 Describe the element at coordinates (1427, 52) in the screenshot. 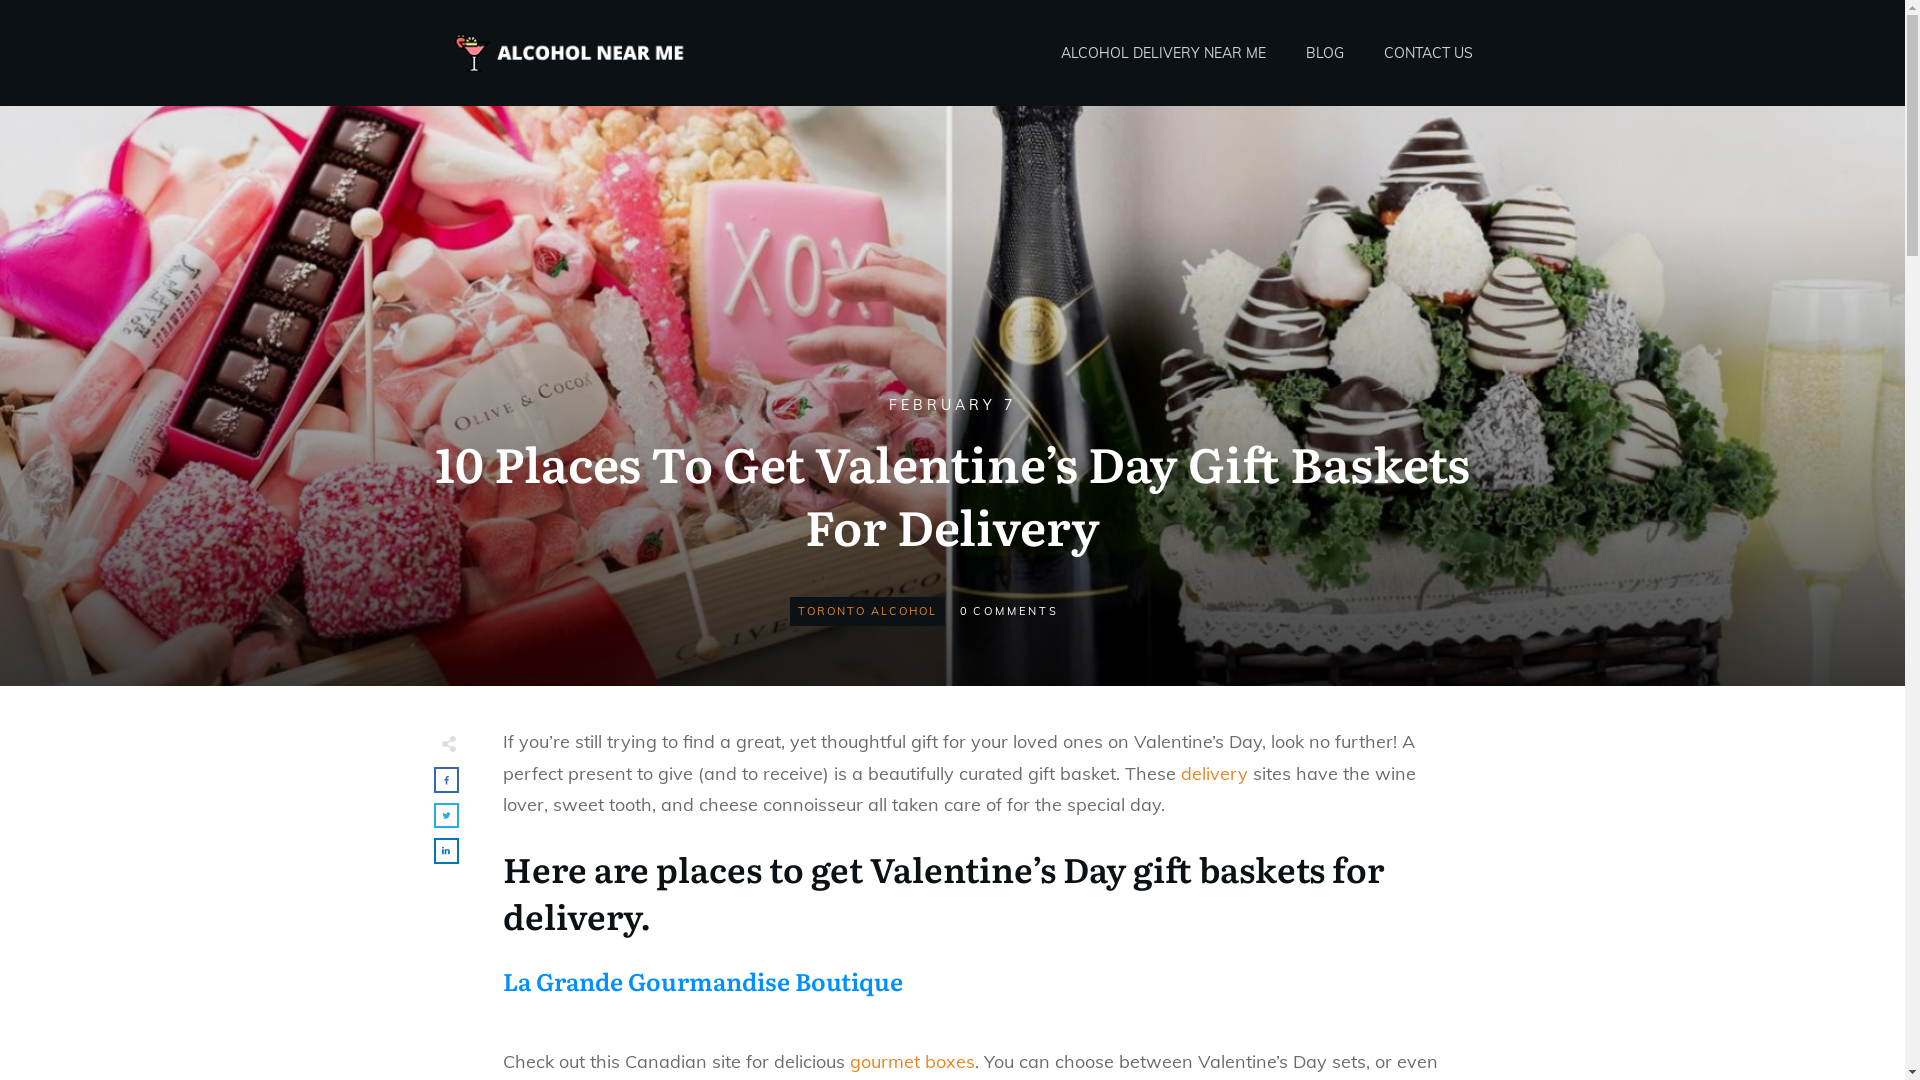

I see `'CONTACT US'` at that location.